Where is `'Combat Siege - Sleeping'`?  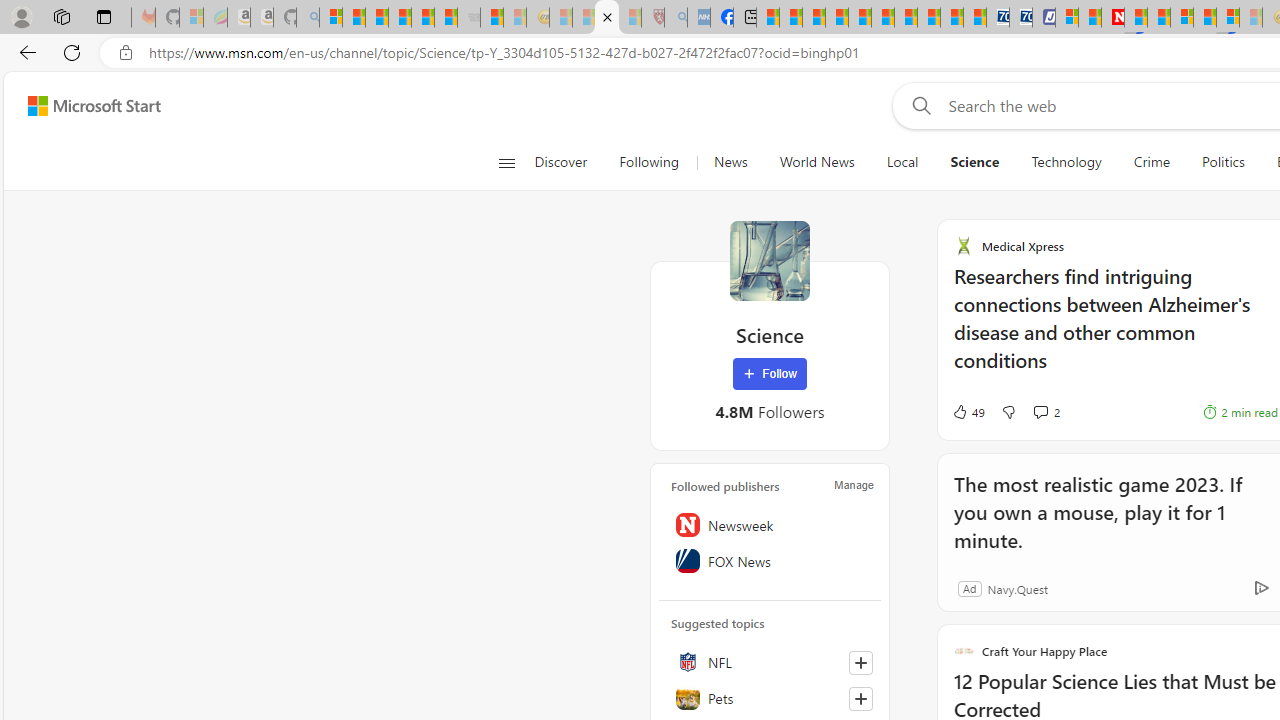
'Combat Siege - Sleeping' is located at coordinates (468, 17).